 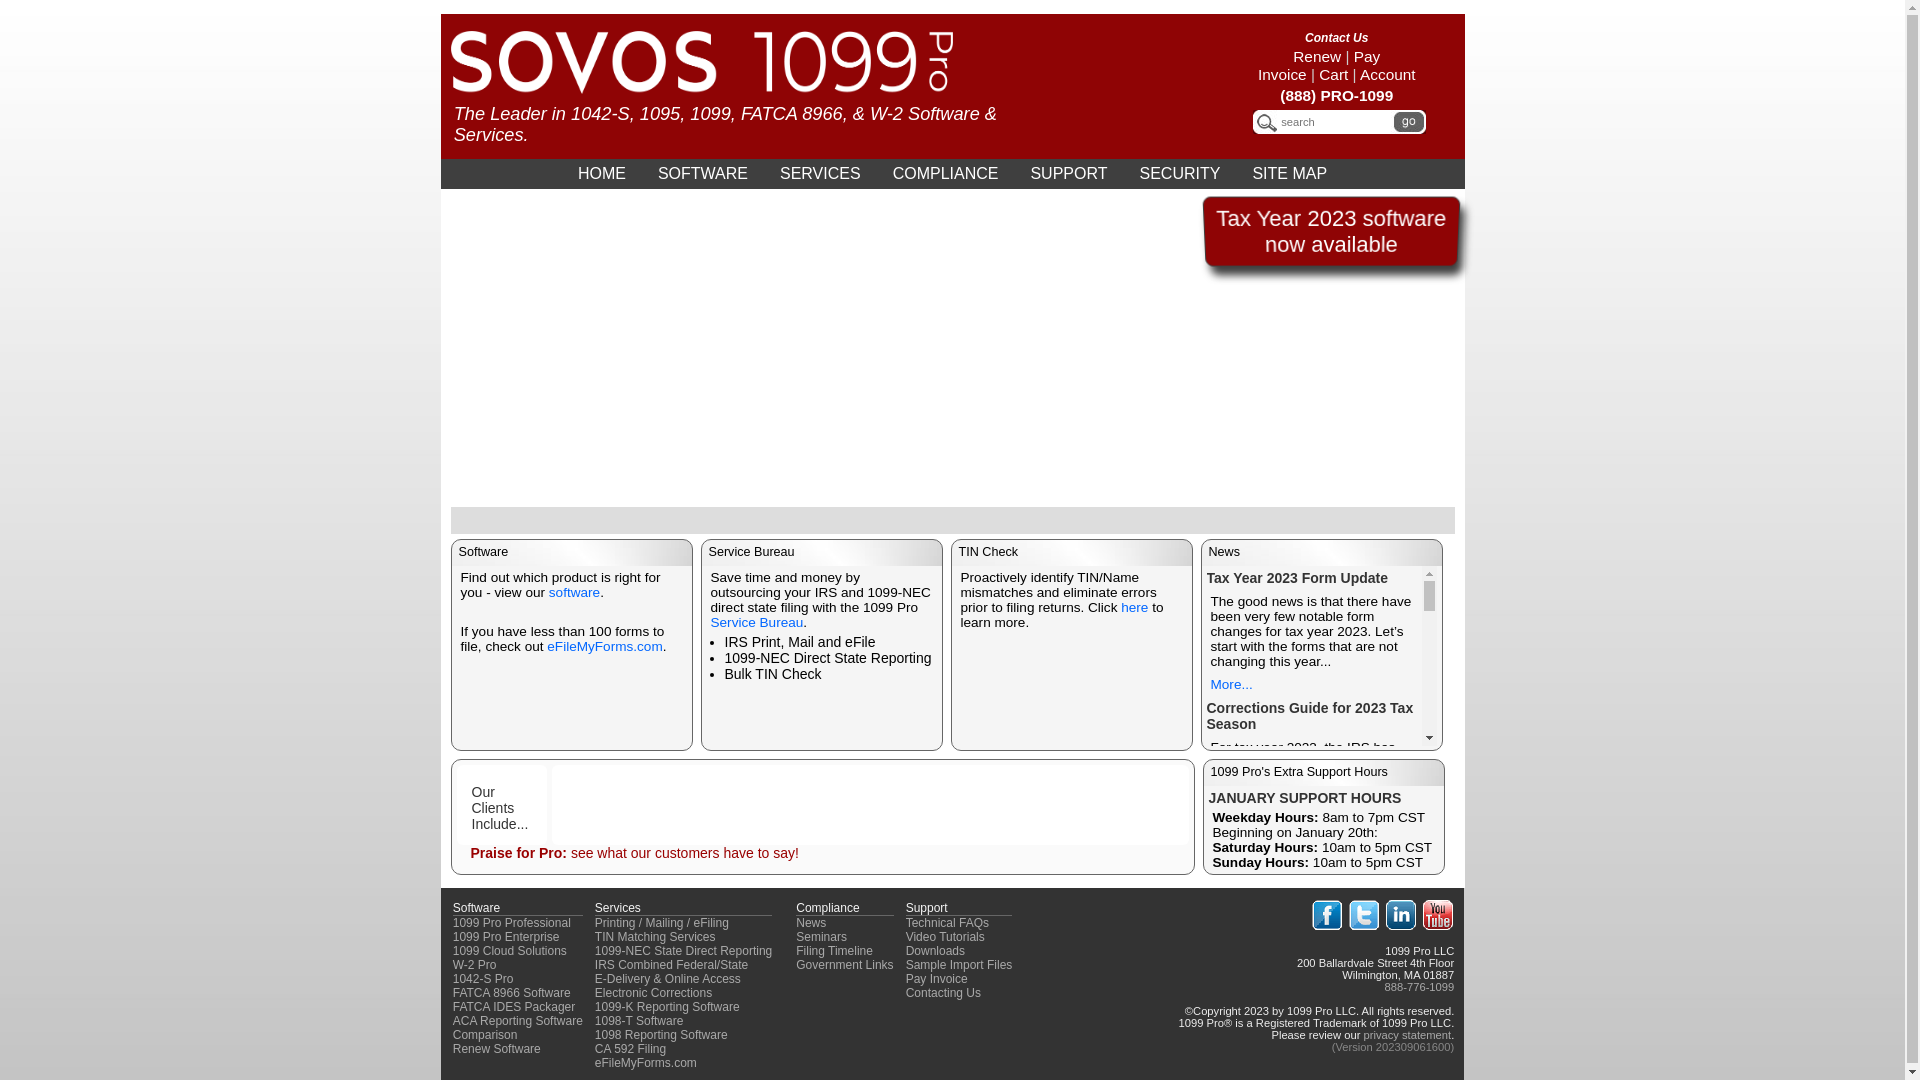 What do you see at coordinates (905, 937) in the screenshot?
I see `'Video Tutorials'` at bounding box center [905, 937].